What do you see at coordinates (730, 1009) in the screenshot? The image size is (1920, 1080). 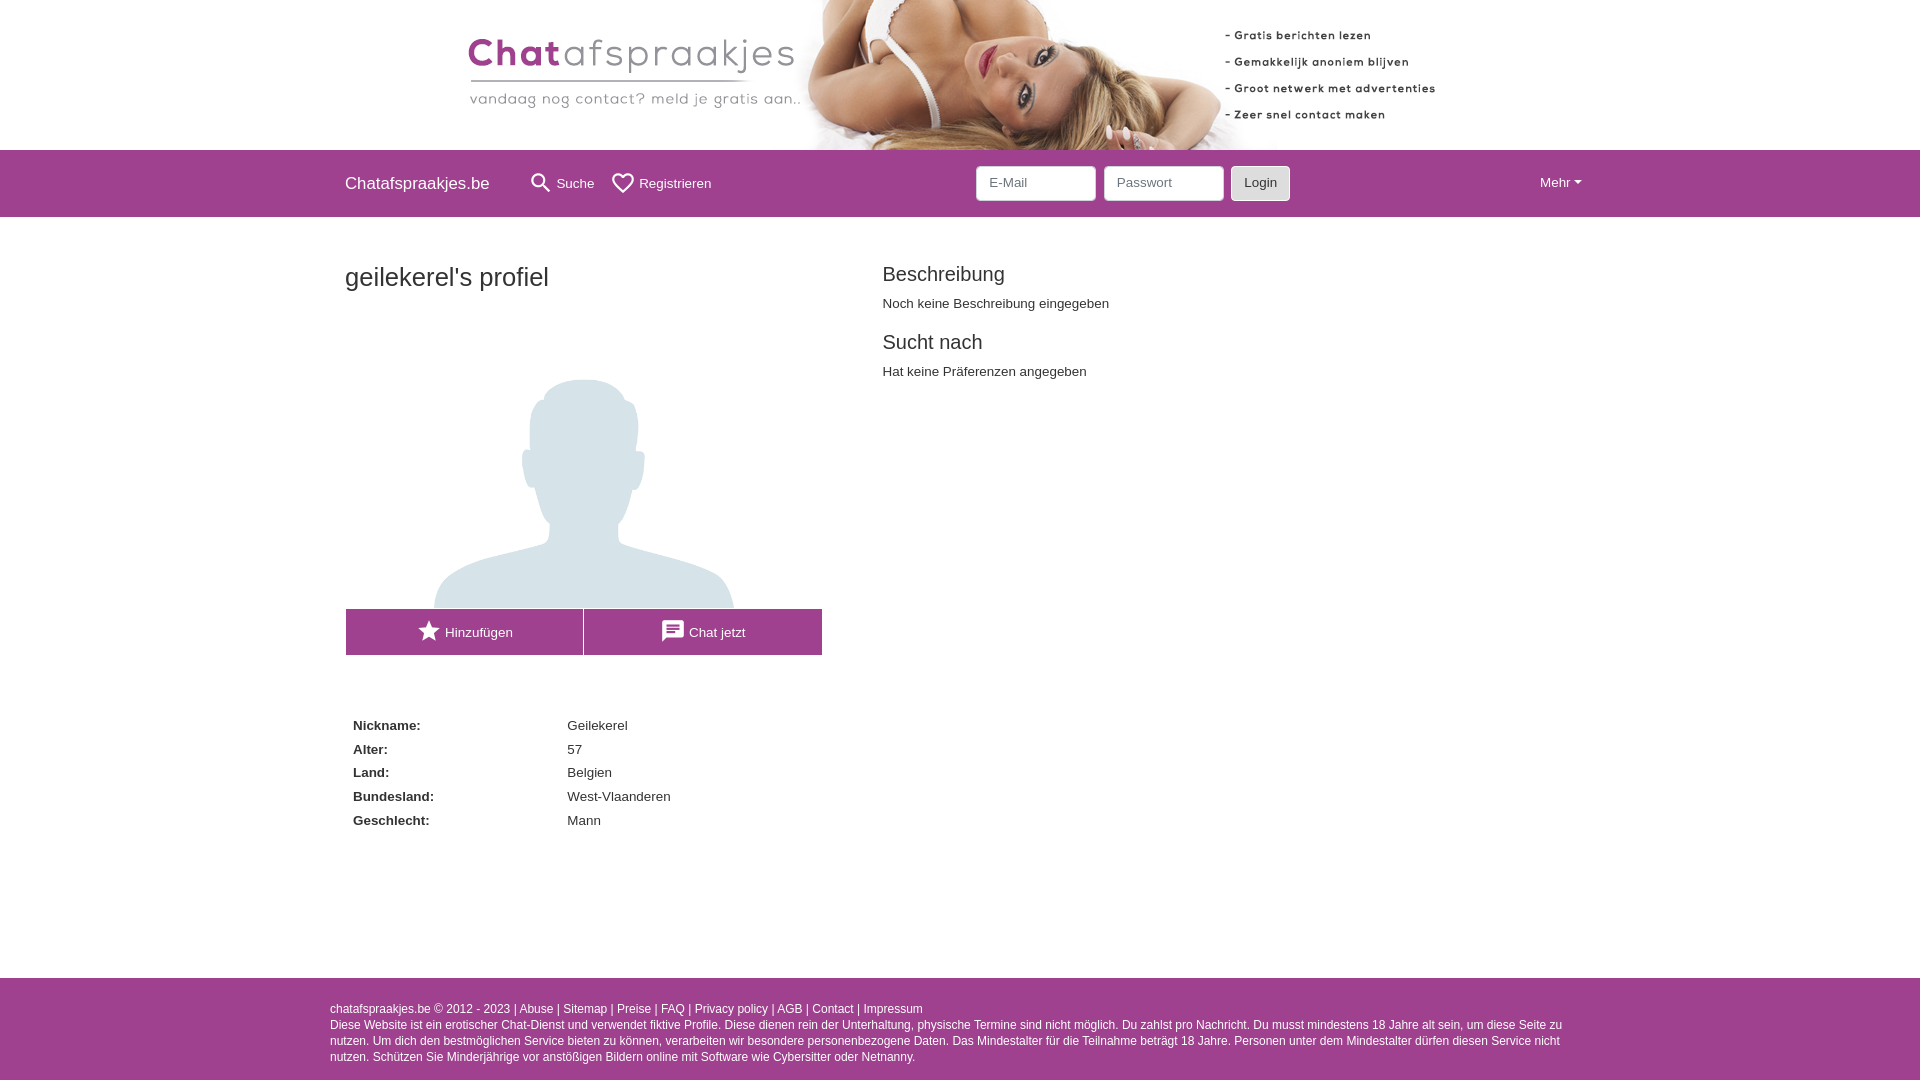 I see `'Privacy policy'` at bounding box center [730, 1009].